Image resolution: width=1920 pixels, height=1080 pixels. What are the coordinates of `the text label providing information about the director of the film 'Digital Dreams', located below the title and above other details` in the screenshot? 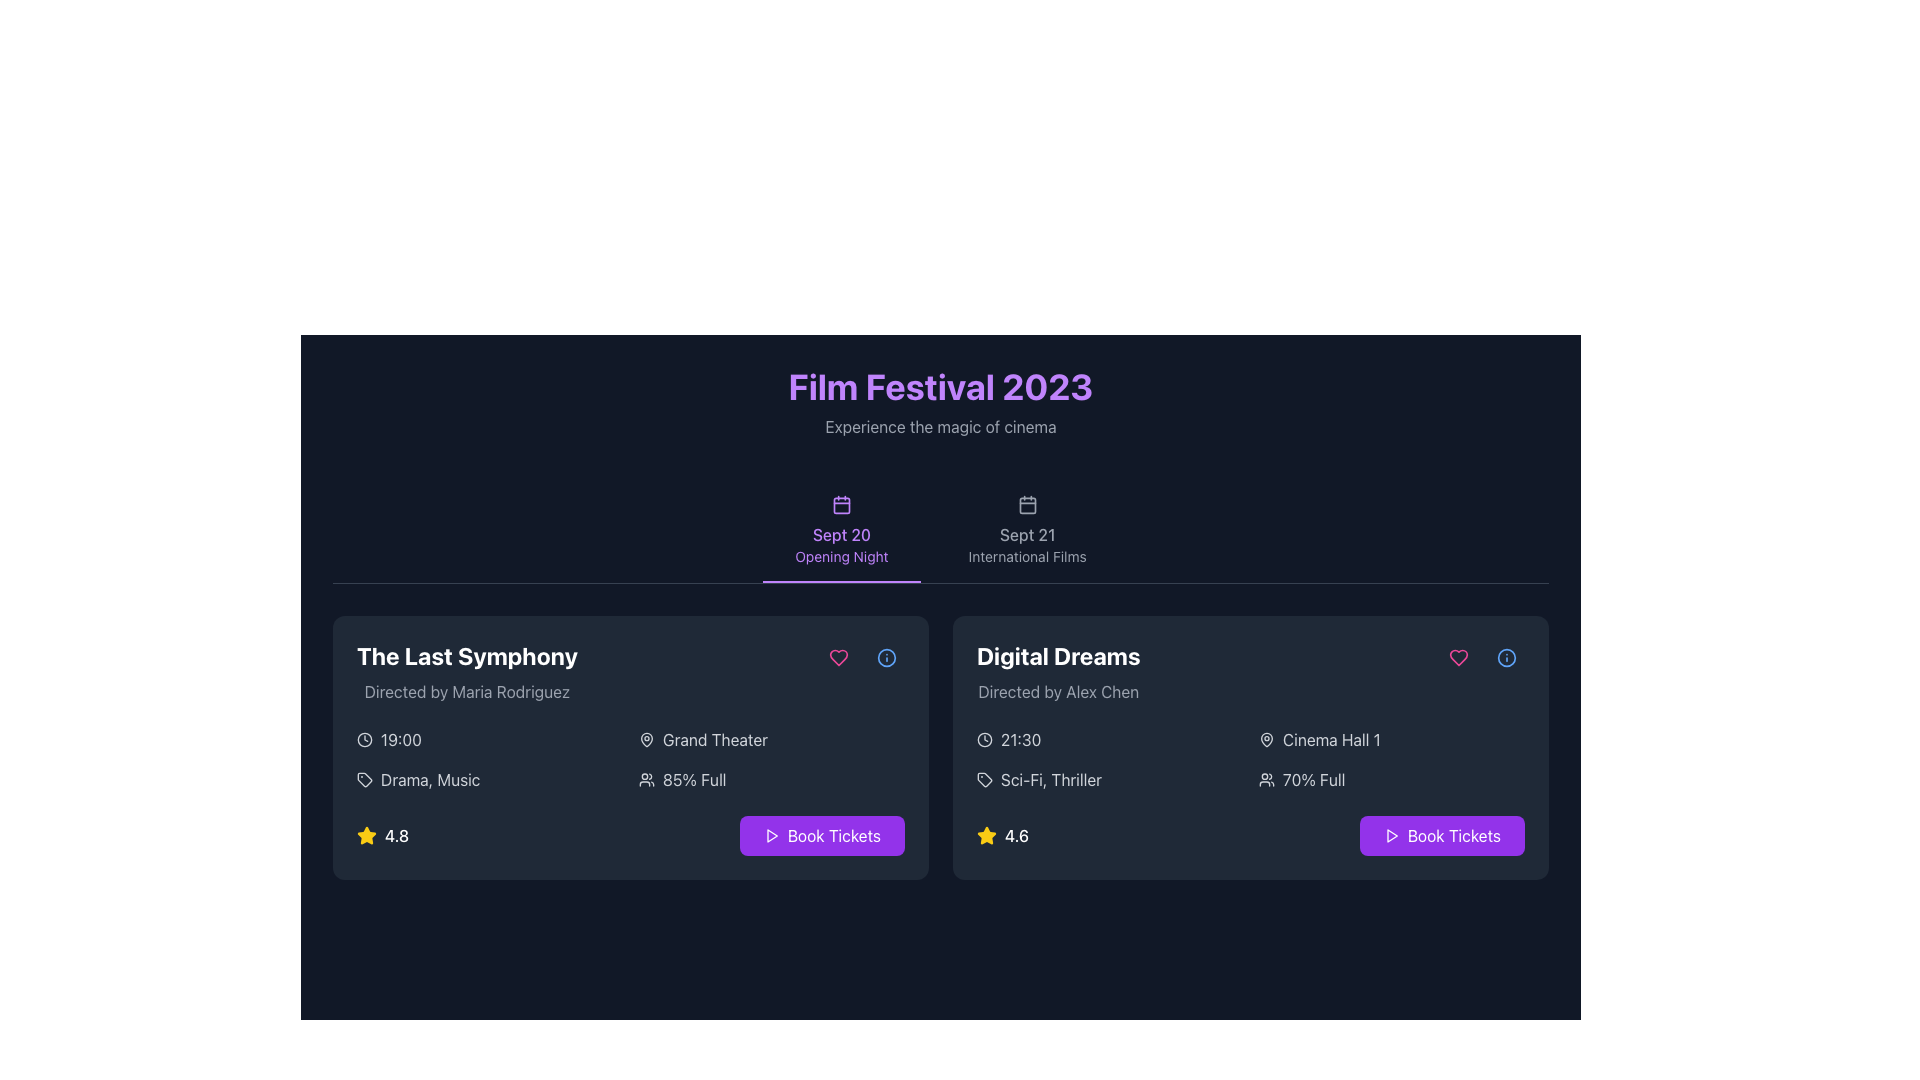 It's located at (1057, 690).